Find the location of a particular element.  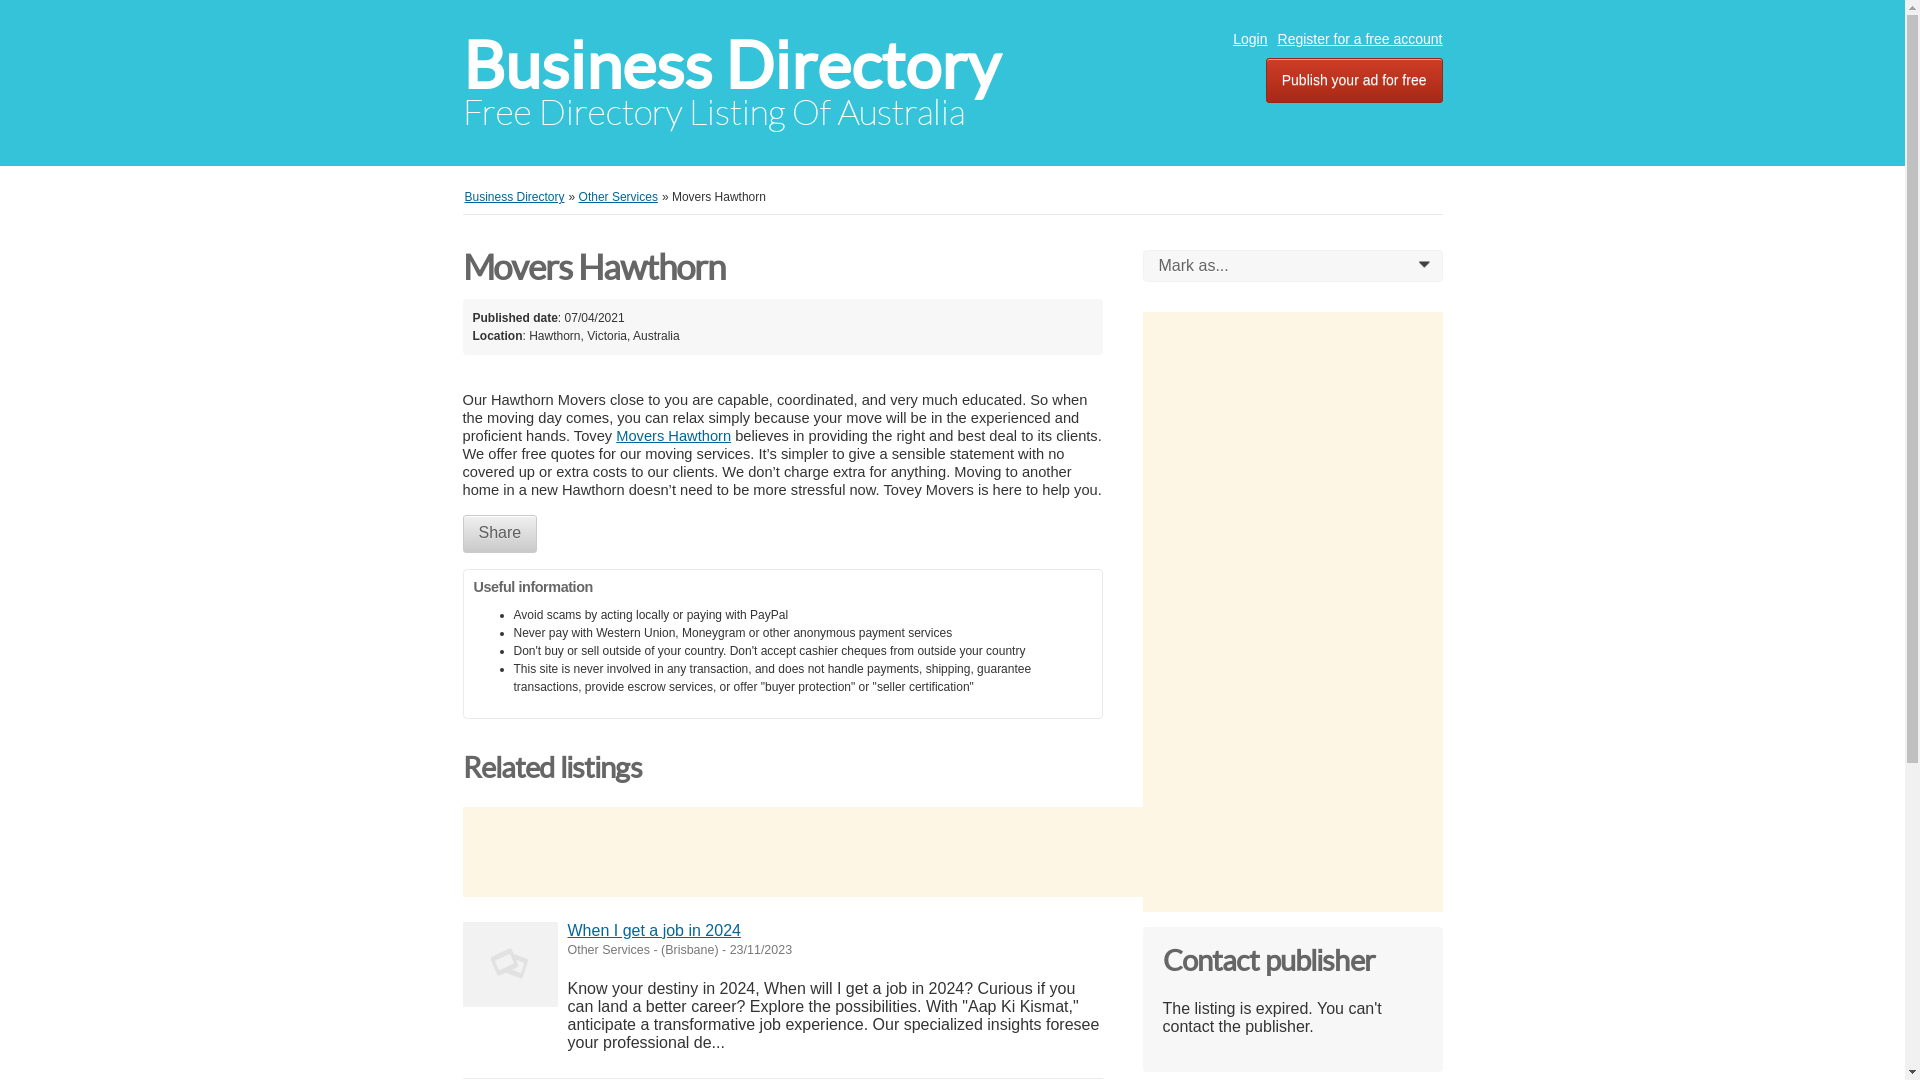

'Register for a free account' is located at coordinates (1360, 38).